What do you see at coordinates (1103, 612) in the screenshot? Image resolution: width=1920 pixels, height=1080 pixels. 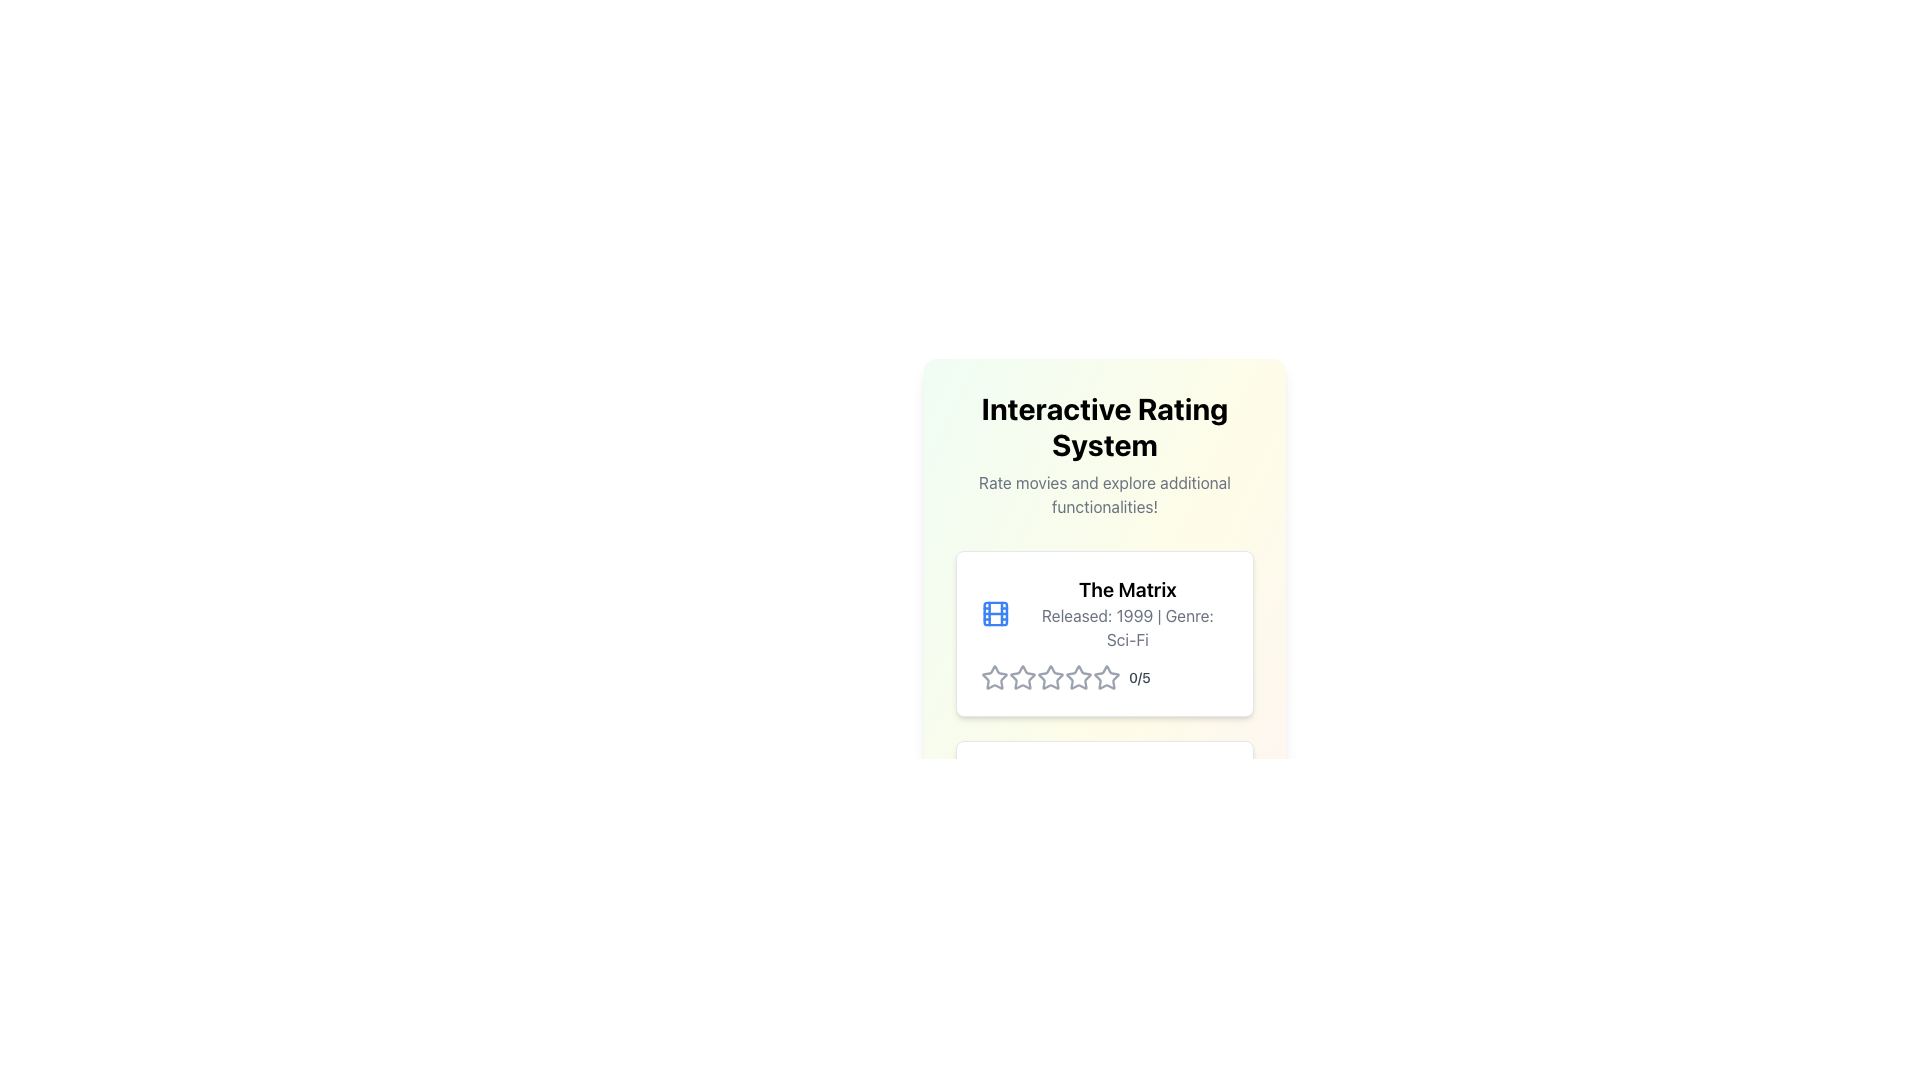 I see `movie's title and details displayed on the informational label located at the center of the card, above the rating stars layout` at bounding box center [1103, 612].